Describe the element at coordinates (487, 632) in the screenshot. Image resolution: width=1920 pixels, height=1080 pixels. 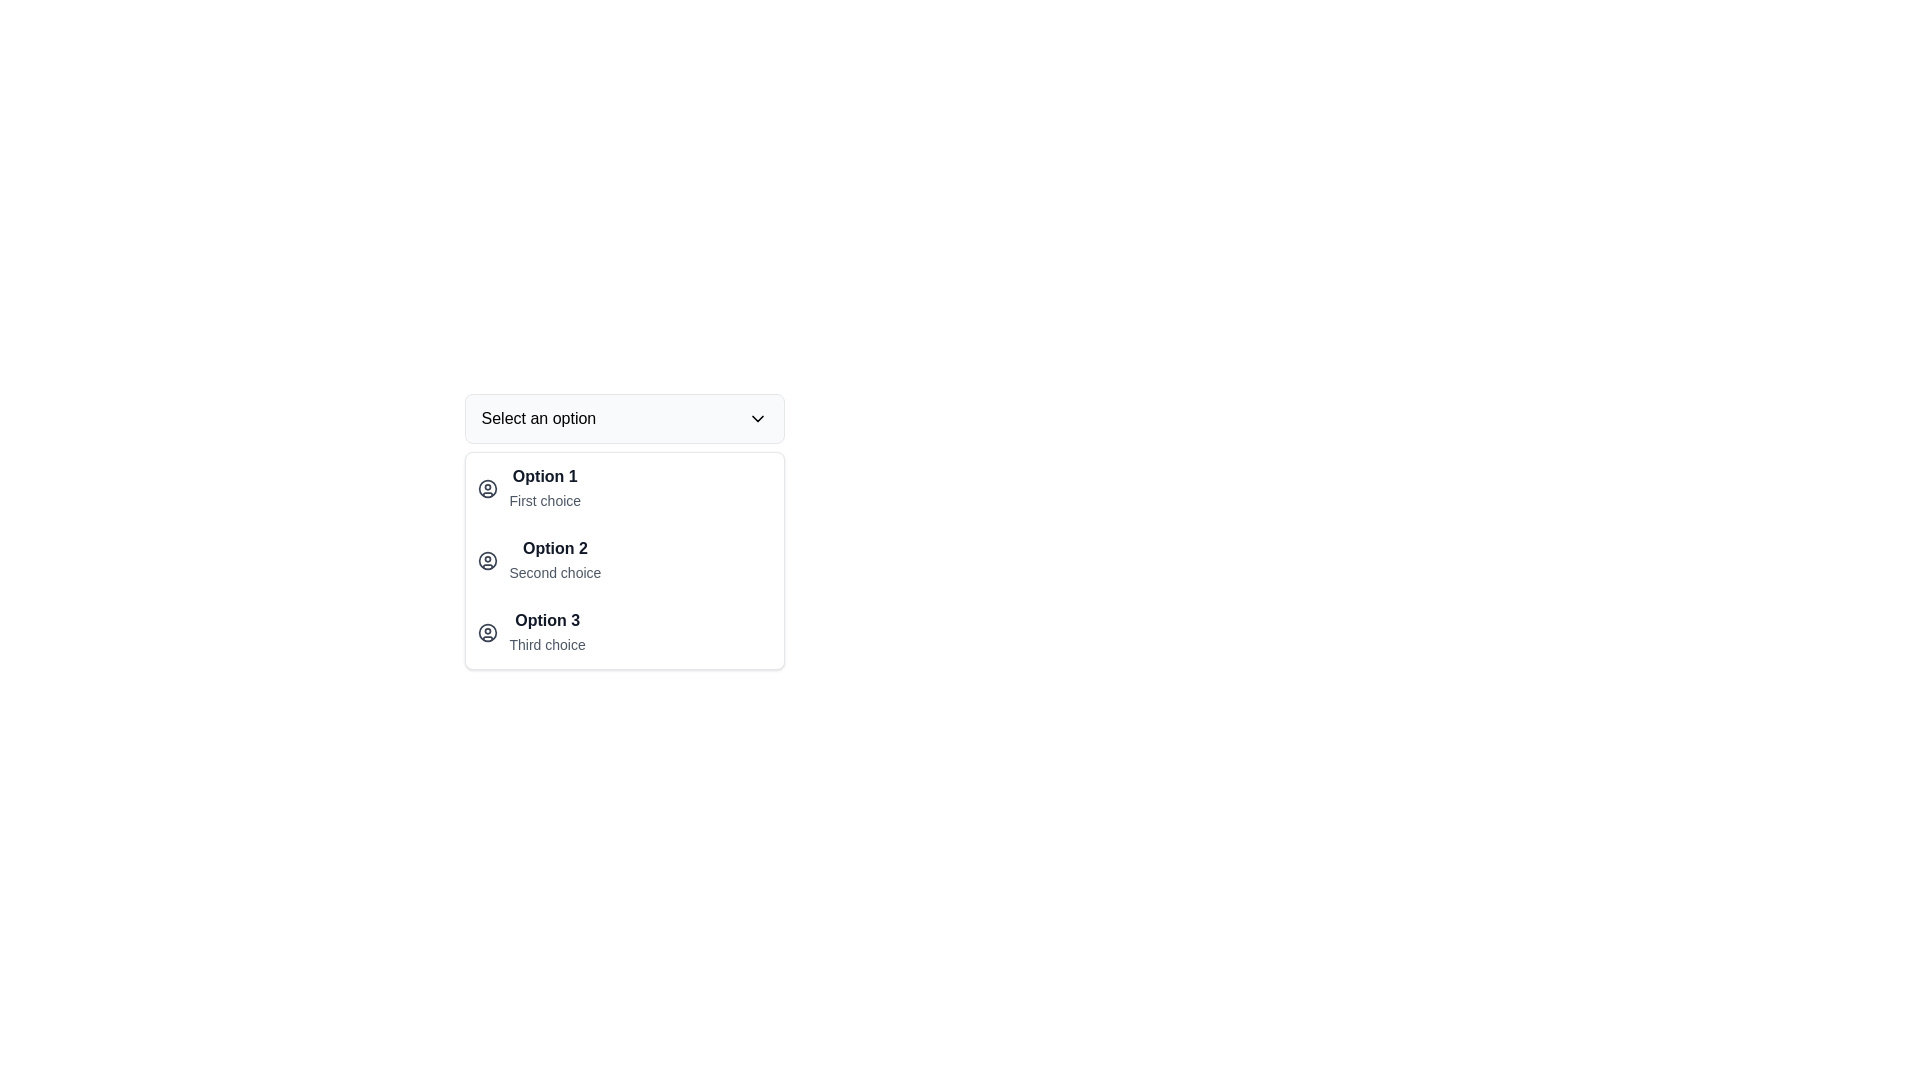
I see `the icon representing 'Option 3'` at that location.